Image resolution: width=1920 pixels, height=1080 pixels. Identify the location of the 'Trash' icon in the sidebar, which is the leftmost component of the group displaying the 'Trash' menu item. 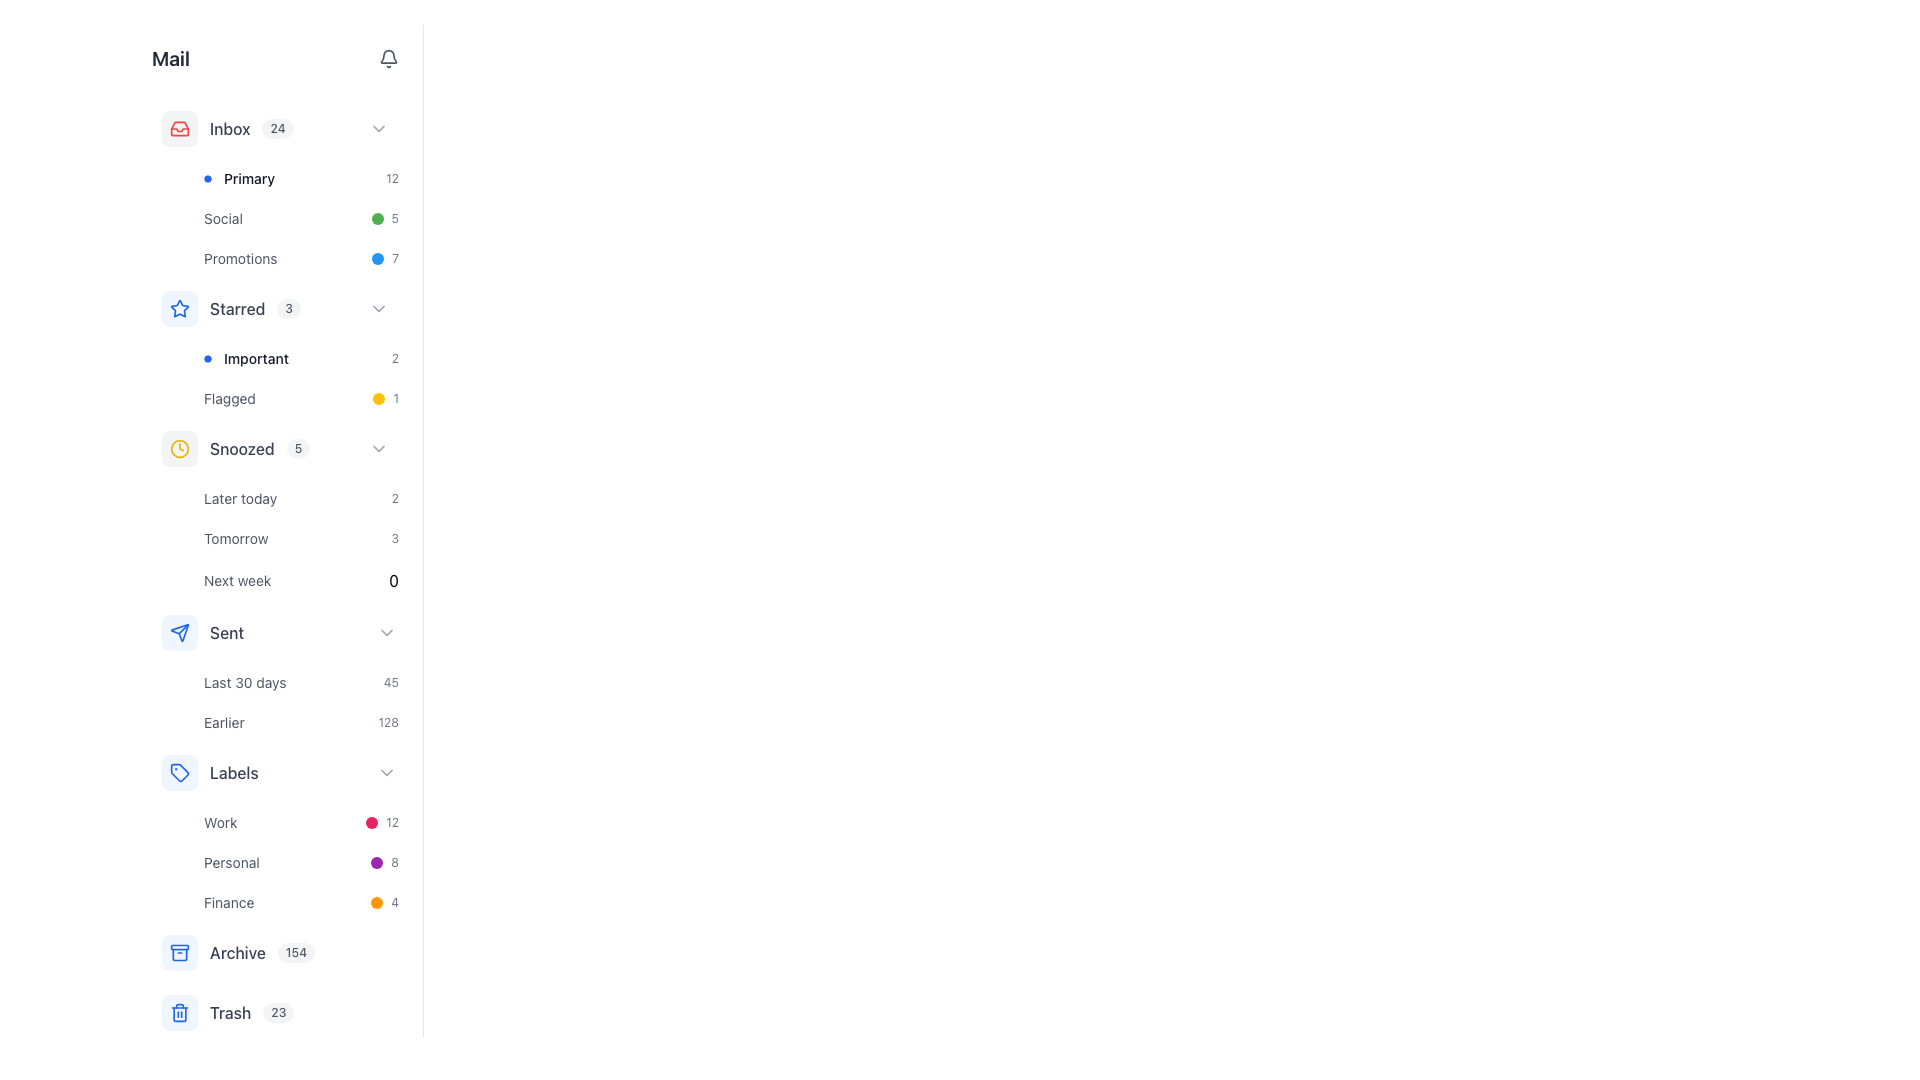
(180, 1013).